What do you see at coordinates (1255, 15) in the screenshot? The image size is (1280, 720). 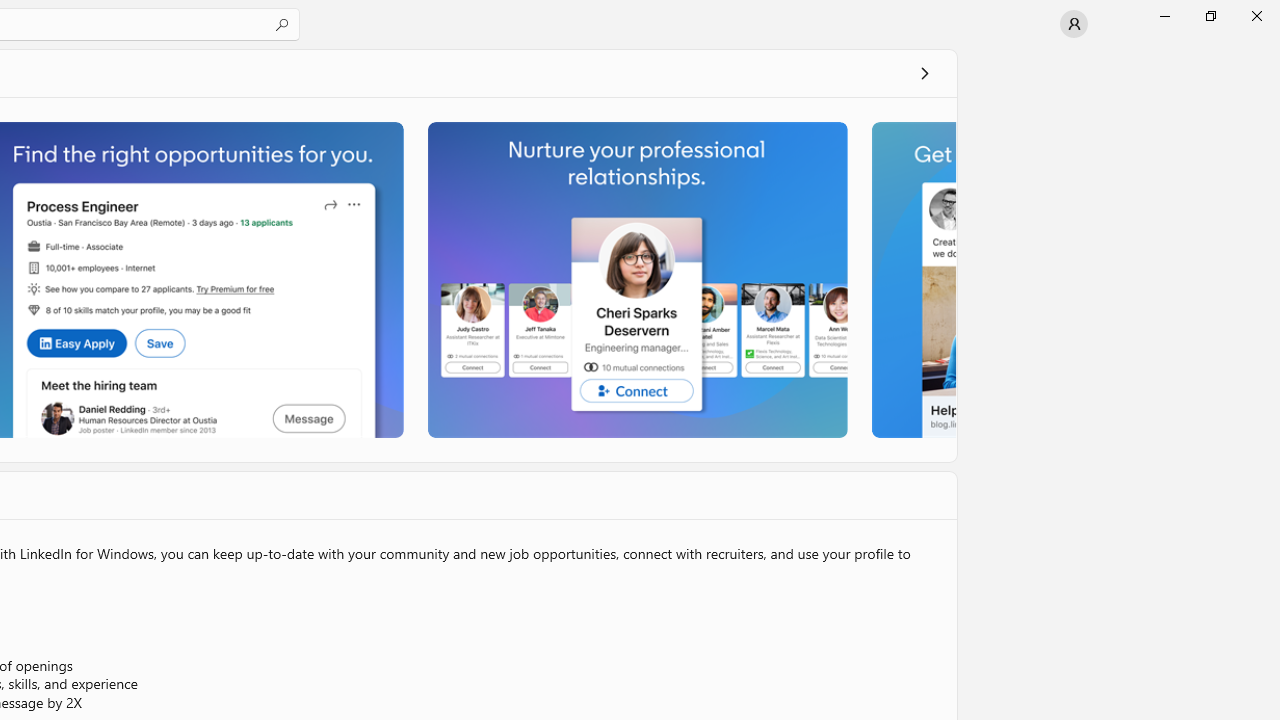 I see `'Close Microsoft Store'` at bounding box center [1255, 15].